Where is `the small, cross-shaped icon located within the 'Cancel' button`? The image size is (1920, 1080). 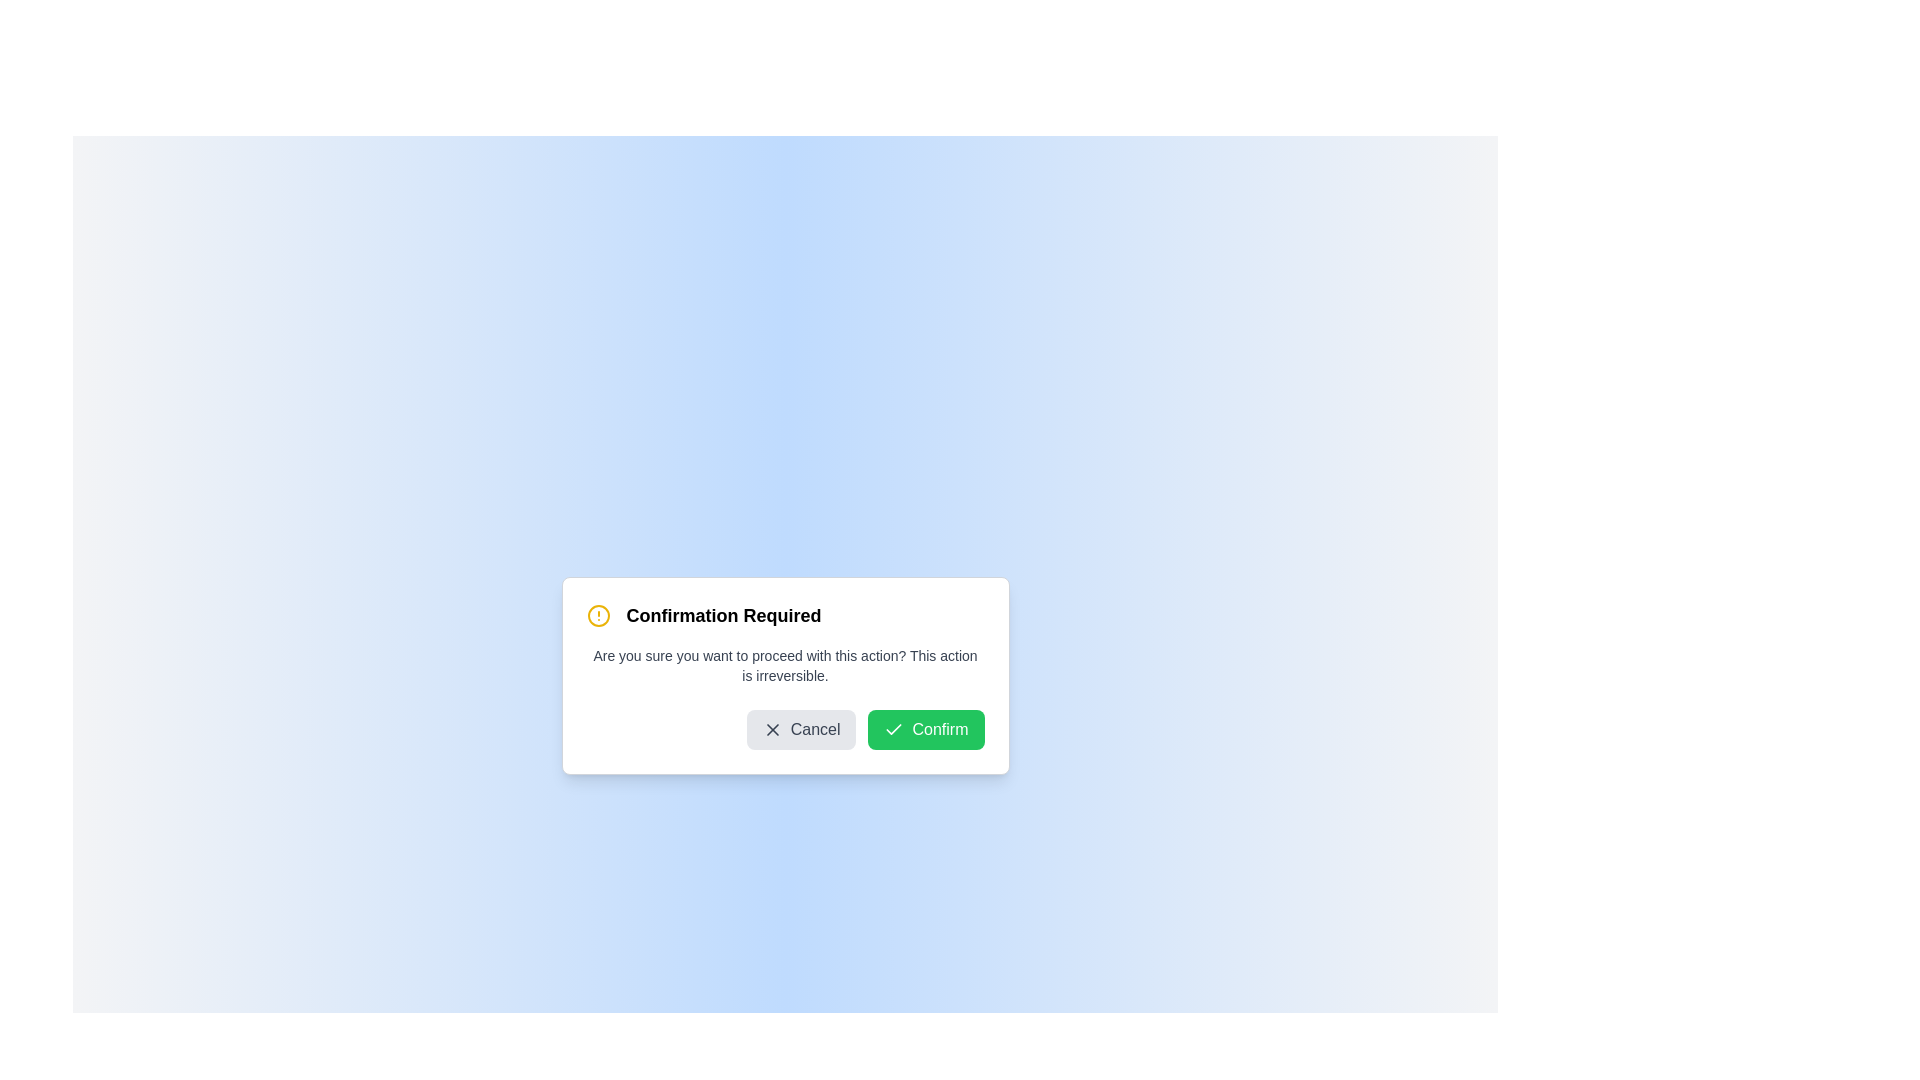 the small, cross-shaped icon located within the 'Cancel' button is located at coordinates (771, 729).